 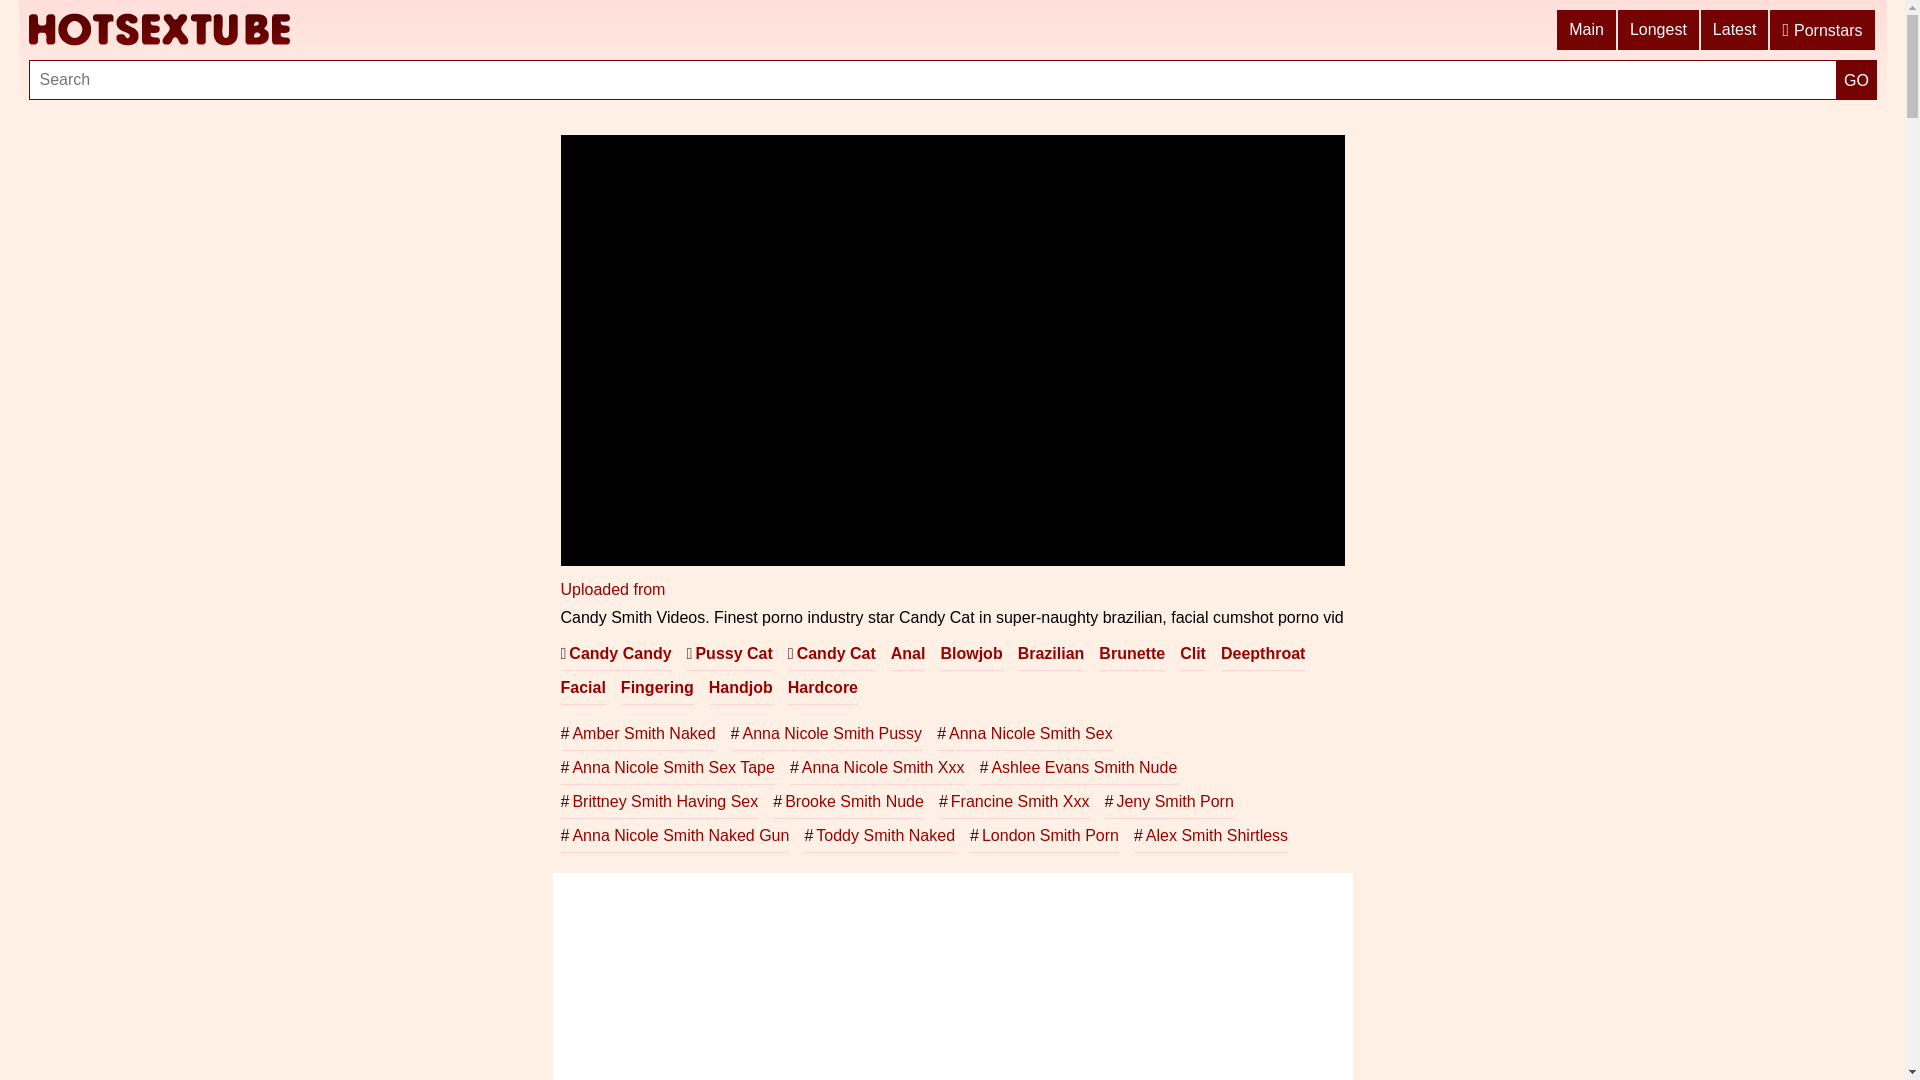 What do you see at coordinates (1169, 801) in the screenshot?
I see `'Jeny Smith Porn'` at bounding box center [1169, 801].